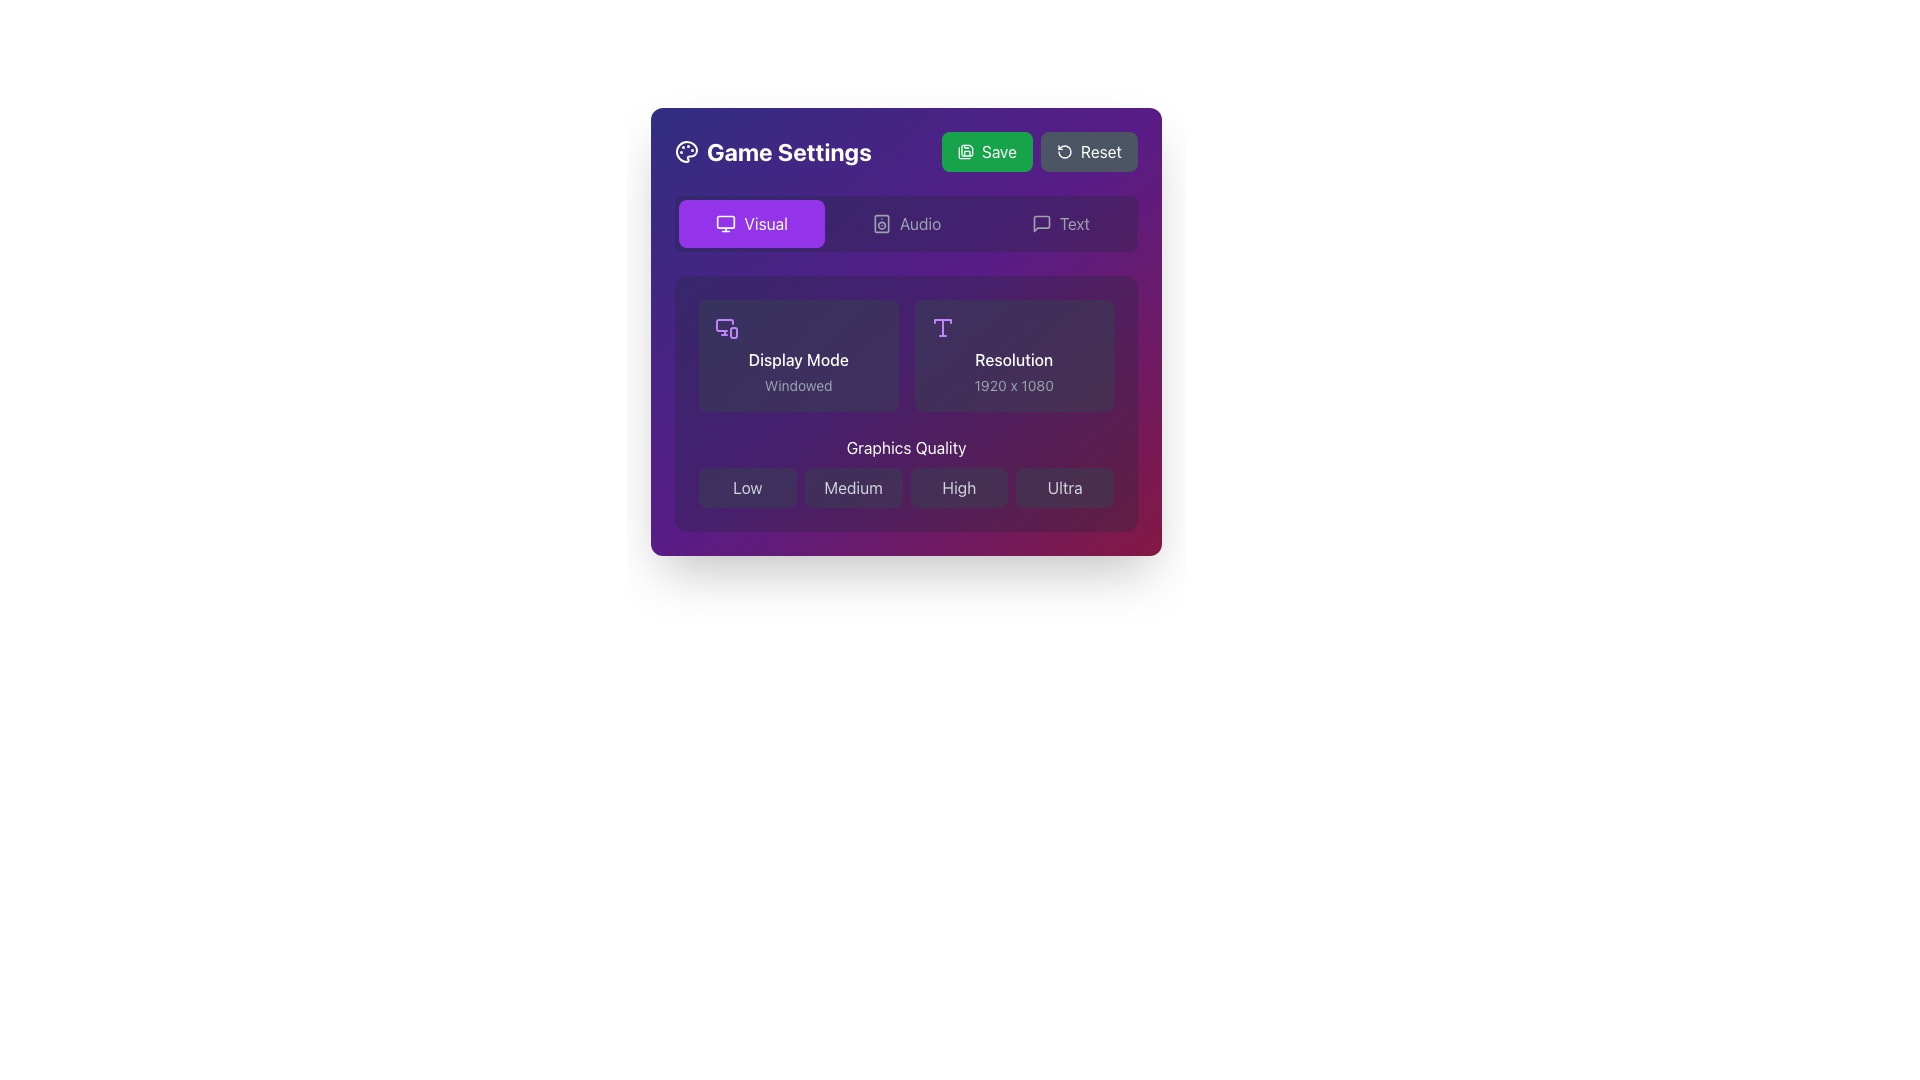 The image size is (1920, 1080). Describe the element at coordinates (905, 471) in the screenshot. I see `the graphics quality selection buttons group located at the bottom section of the settings interface, below the 'Display Mode' and 'Resolution' sections` at that location.